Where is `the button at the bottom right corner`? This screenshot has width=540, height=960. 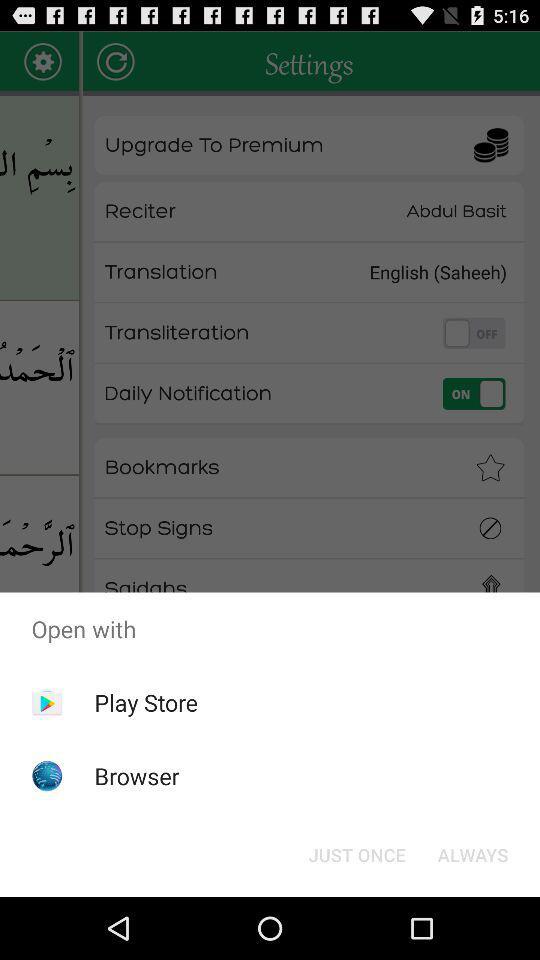
the button at the bottom right corner is located at coordinates (472, 853).